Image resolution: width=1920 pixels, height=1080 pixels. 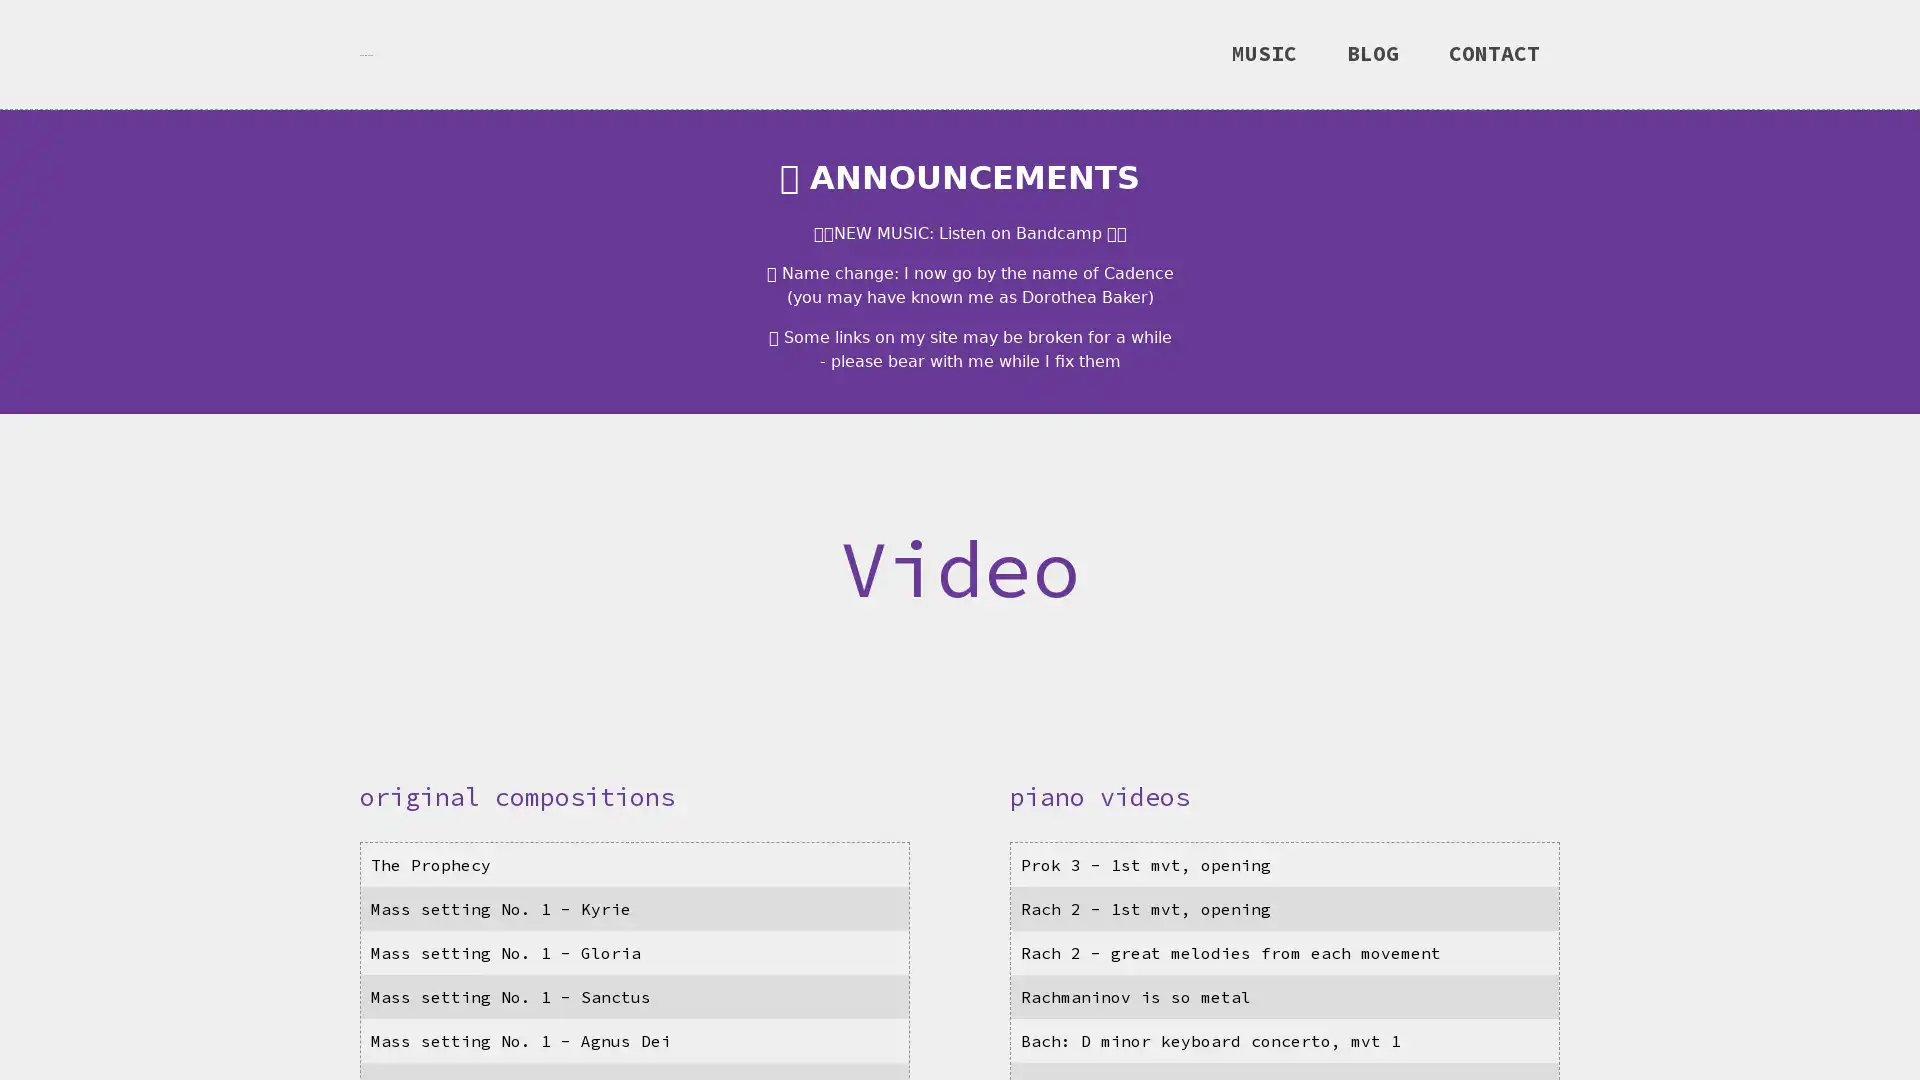 I want to click on video: Prok 3 - 1st mvt, opening, so click(x=1285, y=863).